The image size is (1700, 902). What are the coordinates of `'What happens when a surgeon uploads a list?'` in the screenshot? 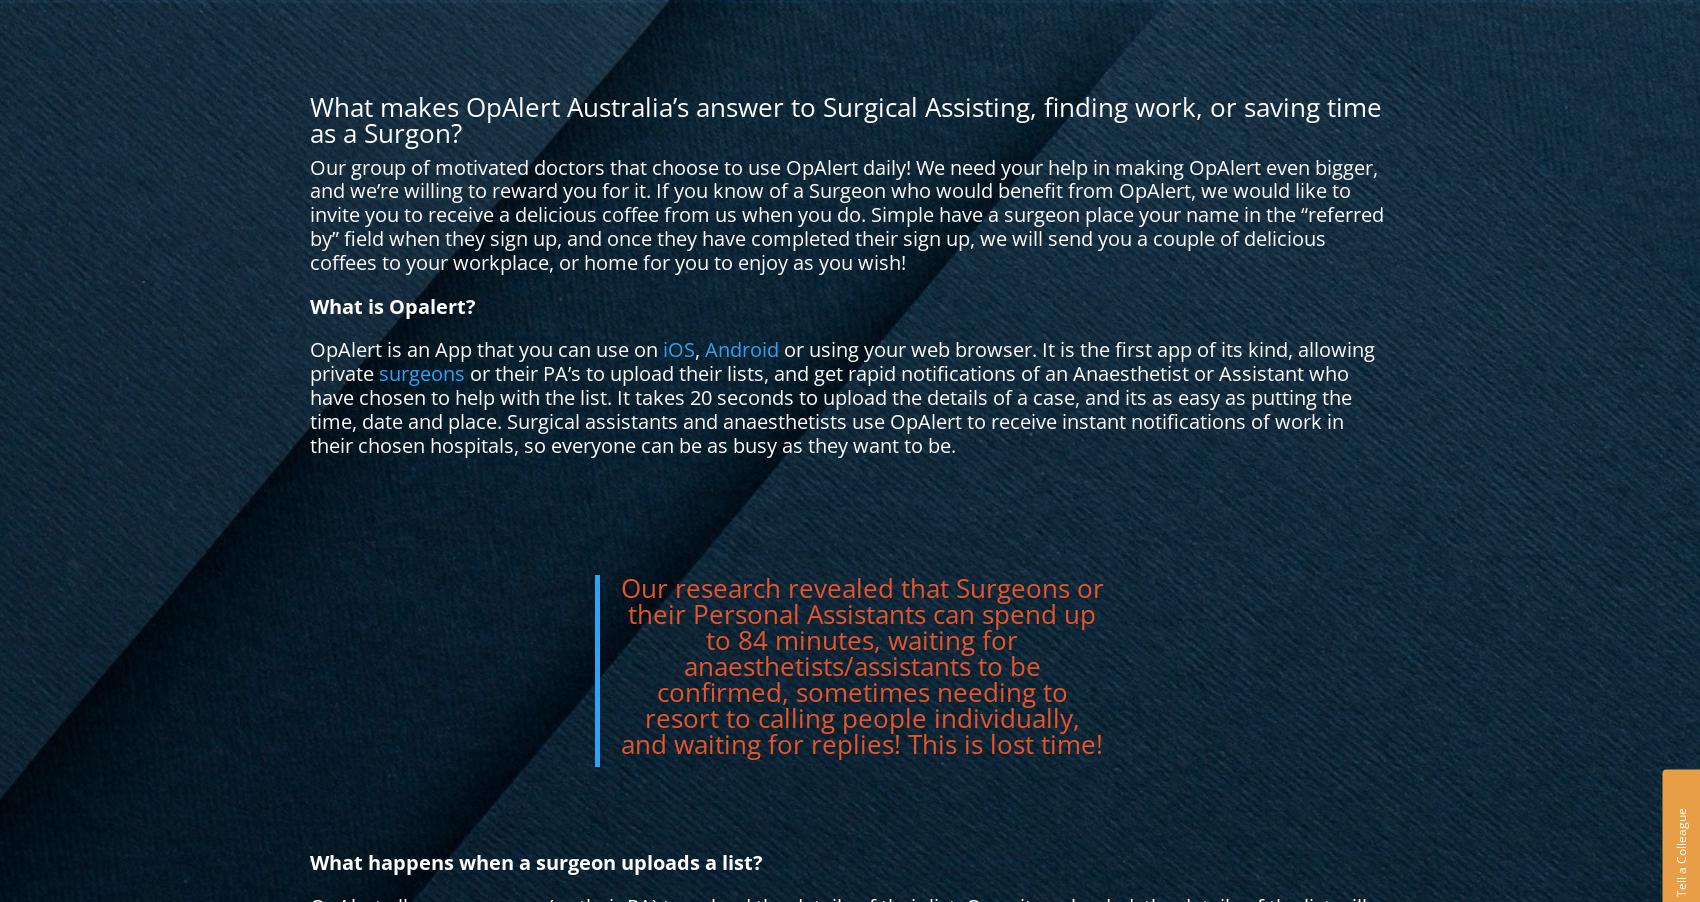 It's located at (535, 862).